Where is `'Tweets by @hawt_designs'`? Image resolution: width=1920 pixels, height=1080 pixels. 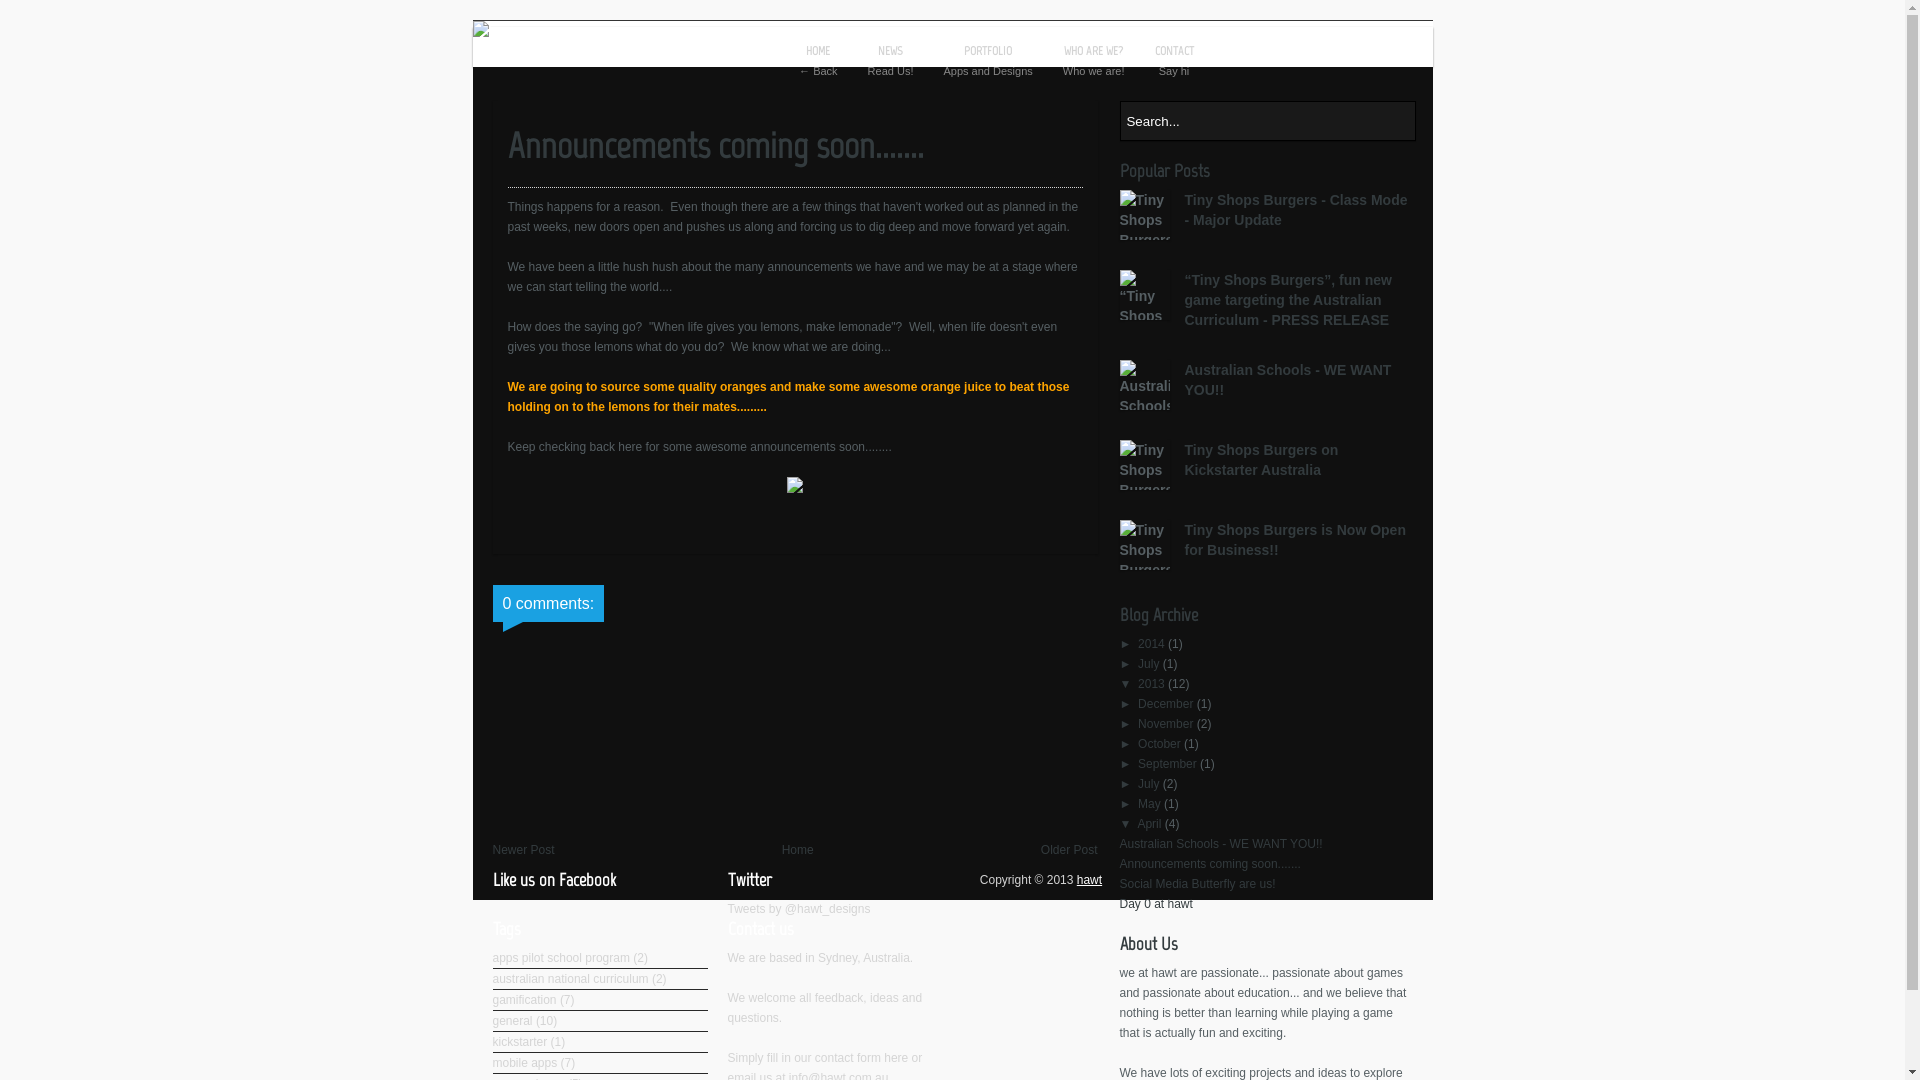
'Tweets by @hawt_designs' is located at coordinates (798, 909).